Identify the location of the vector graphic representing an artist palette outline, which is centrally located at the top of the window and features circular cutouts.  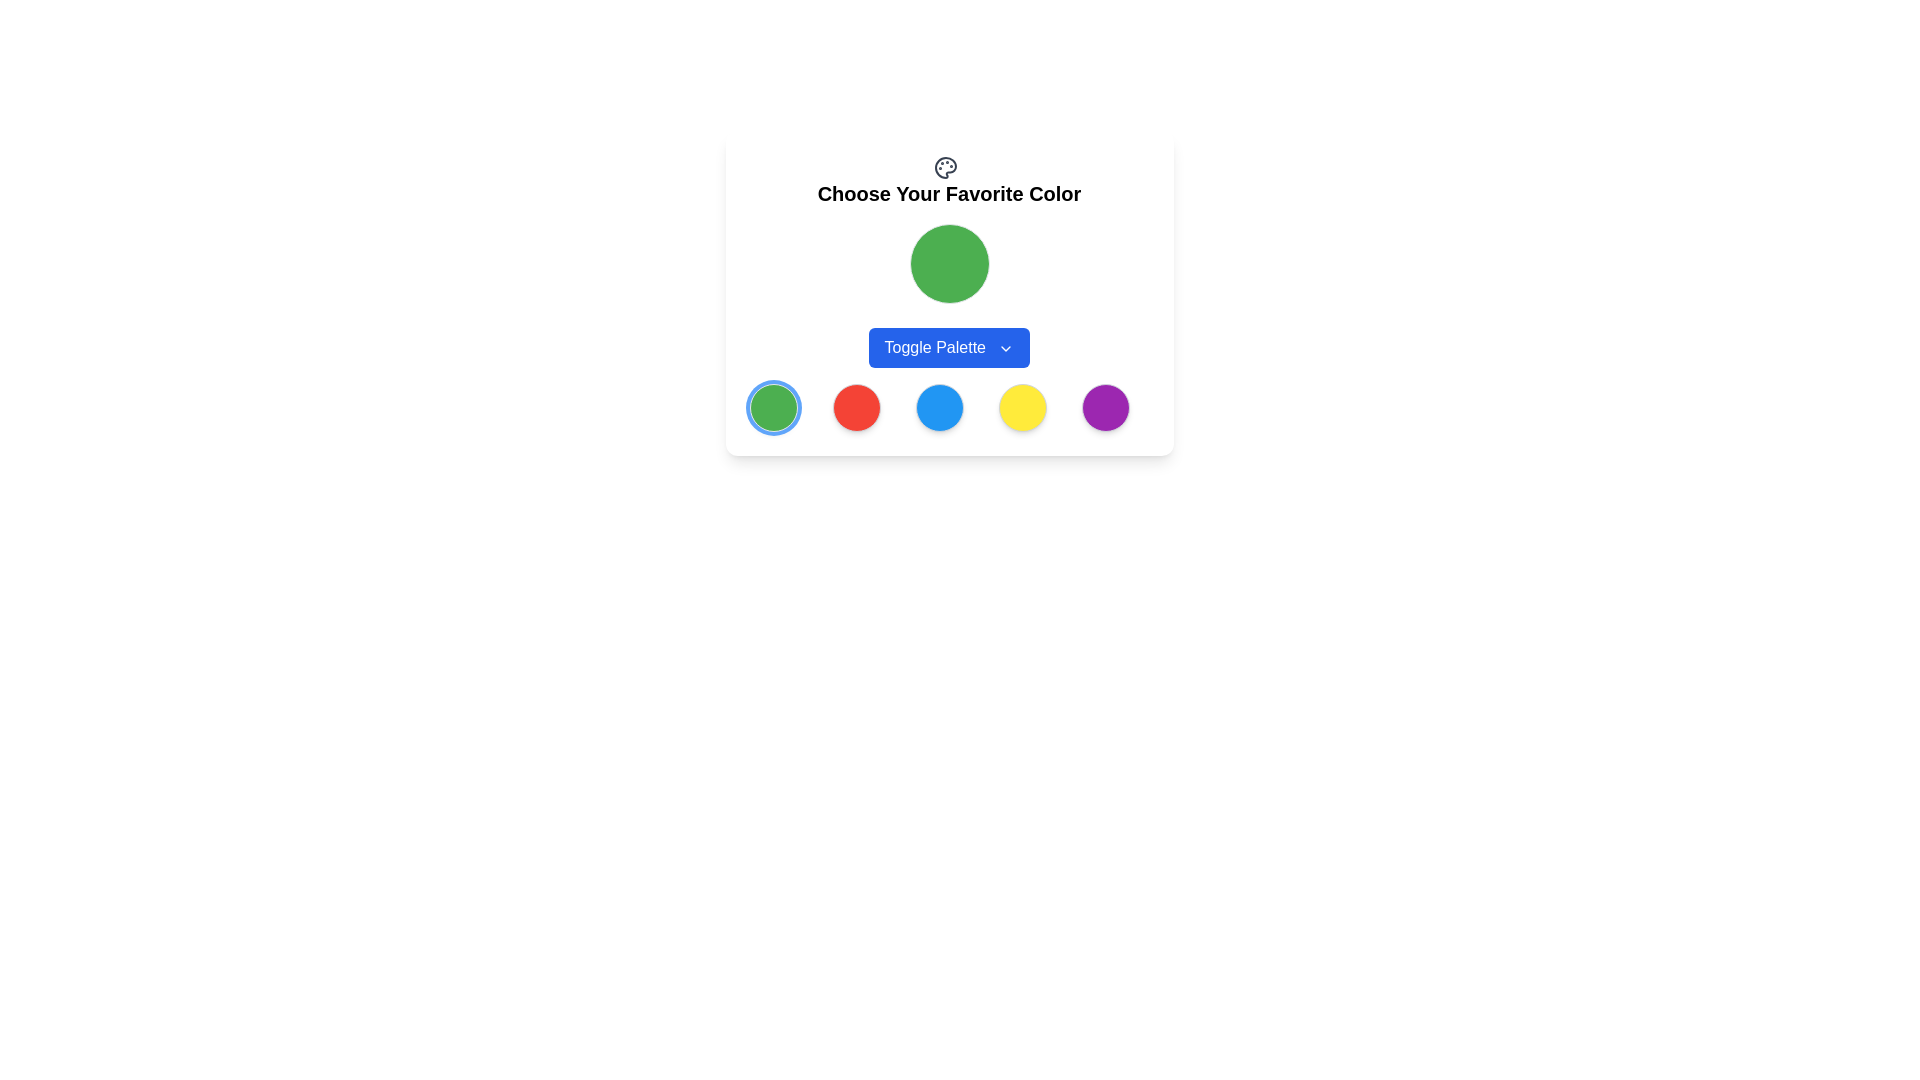
(944, 166).